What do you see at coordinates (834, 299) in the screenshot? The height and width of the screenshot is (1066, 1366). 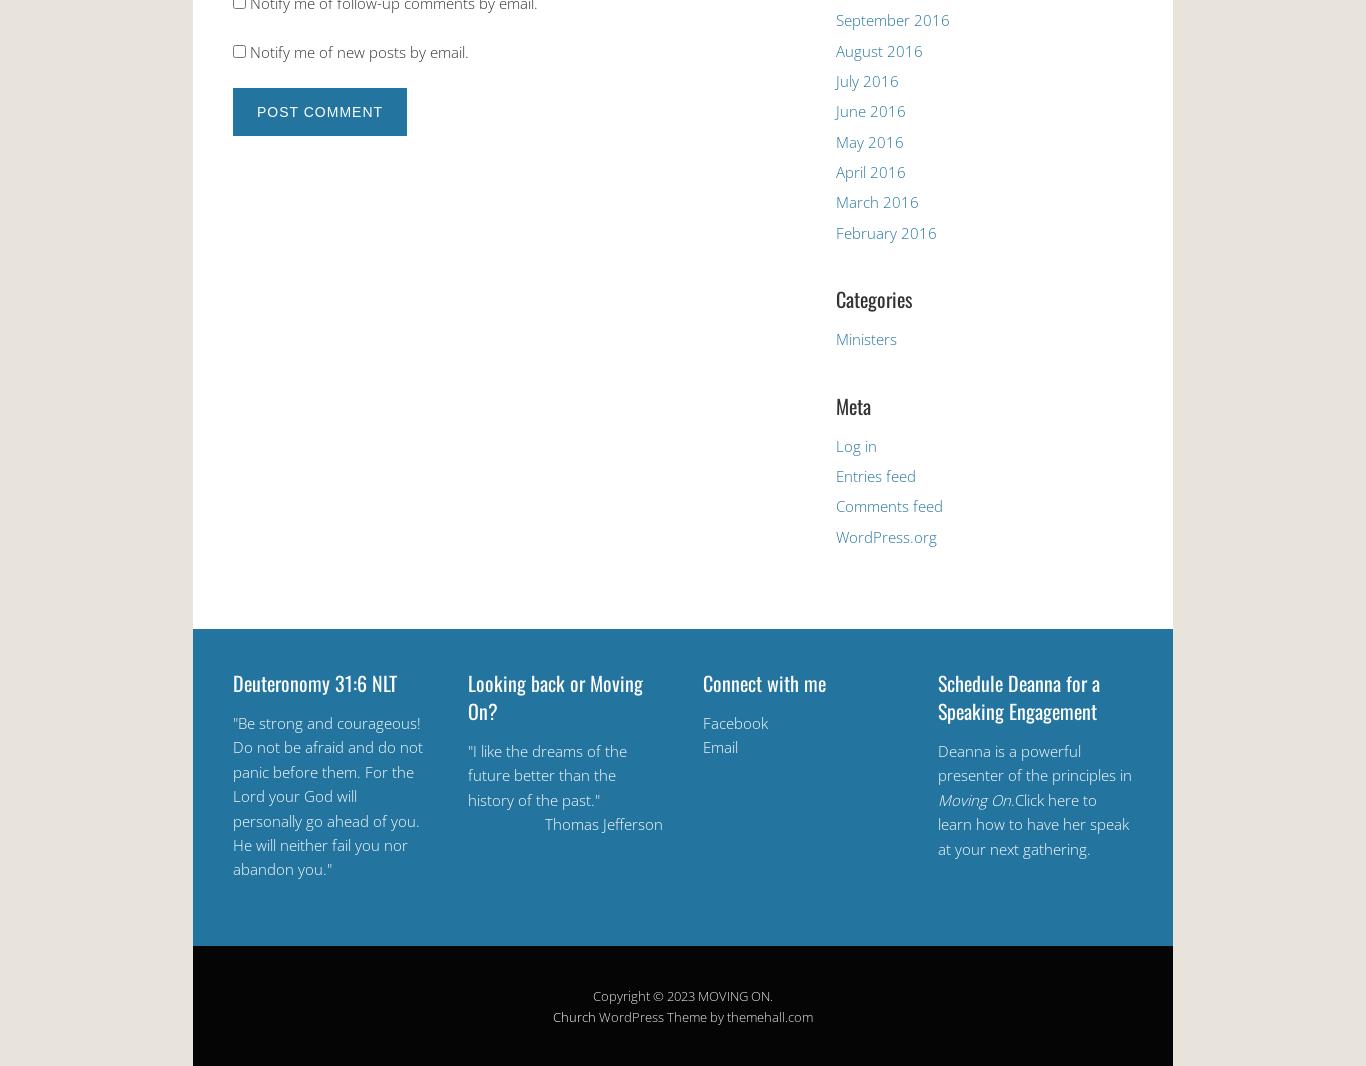 I see `'Categories'` at bounding box center [834, 299].